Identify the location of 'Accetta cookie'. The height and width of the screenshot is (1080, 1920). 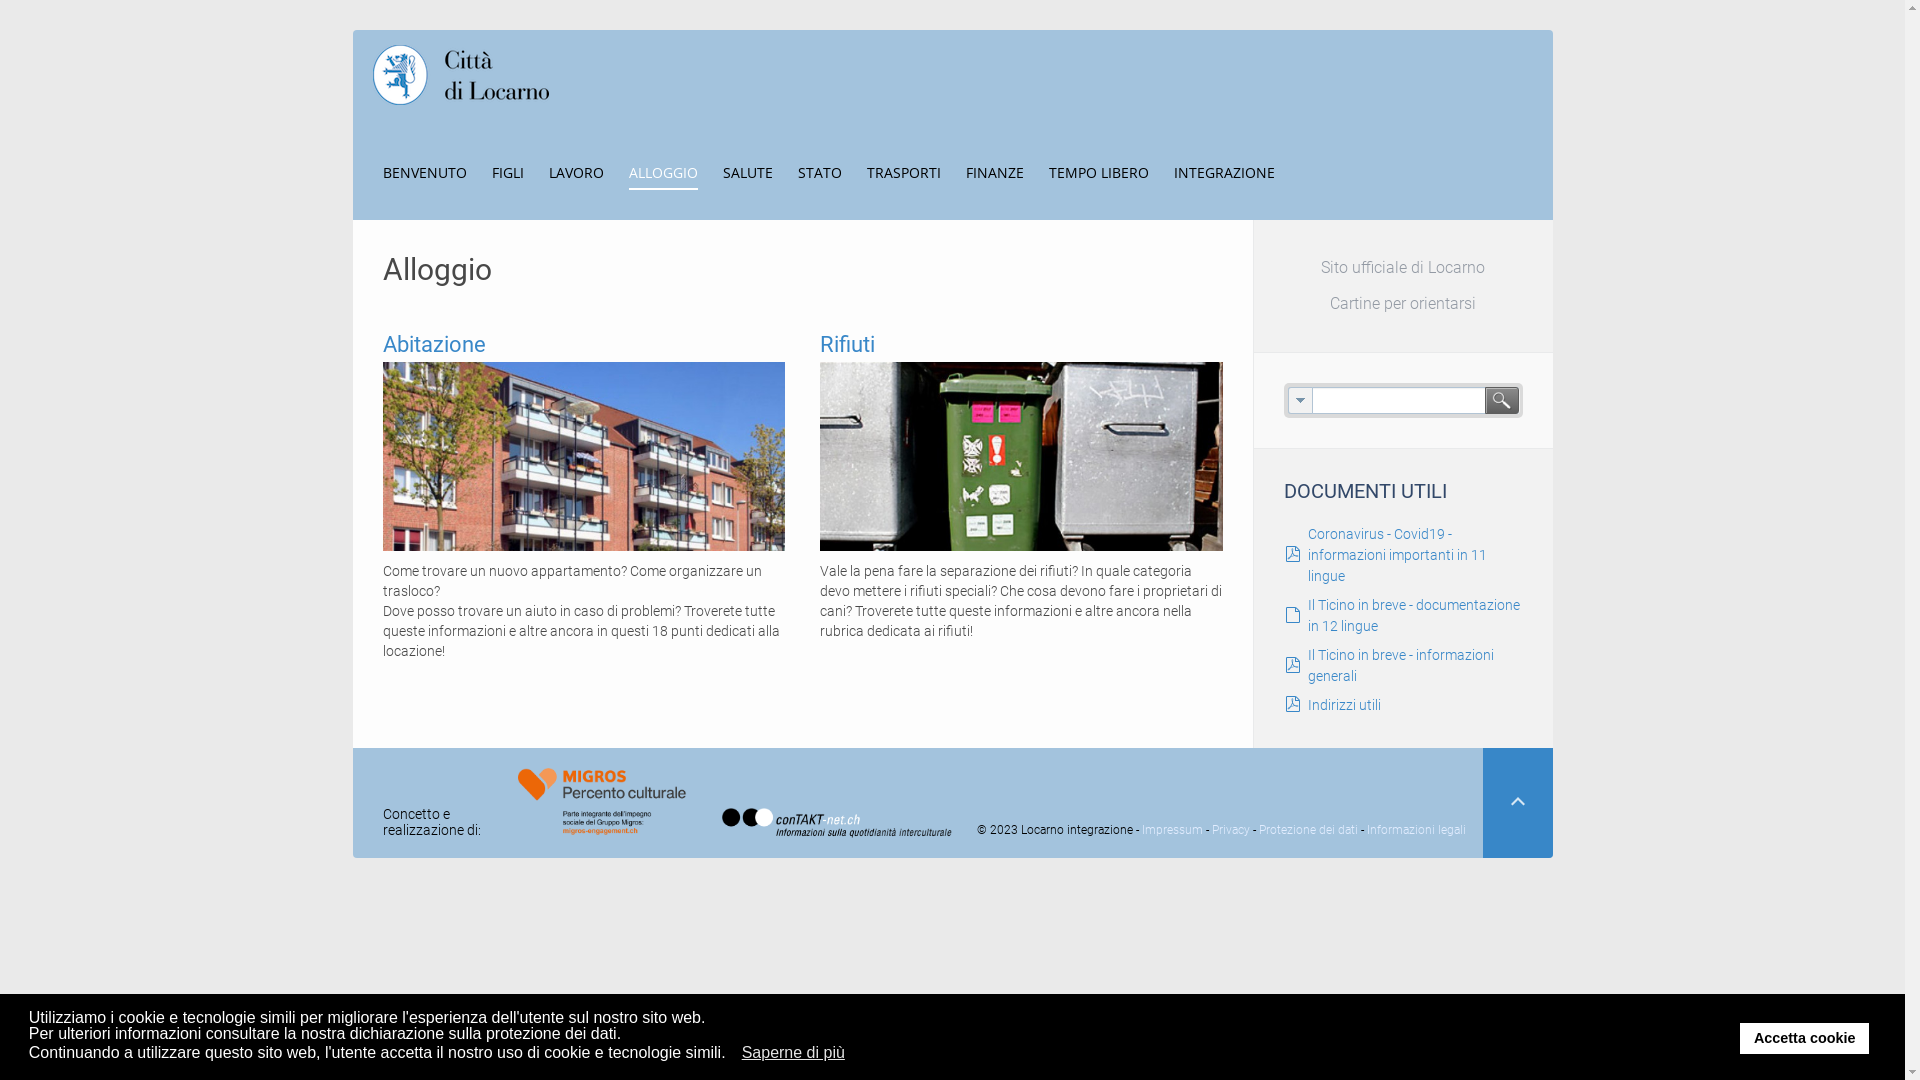
(1804, 1036).